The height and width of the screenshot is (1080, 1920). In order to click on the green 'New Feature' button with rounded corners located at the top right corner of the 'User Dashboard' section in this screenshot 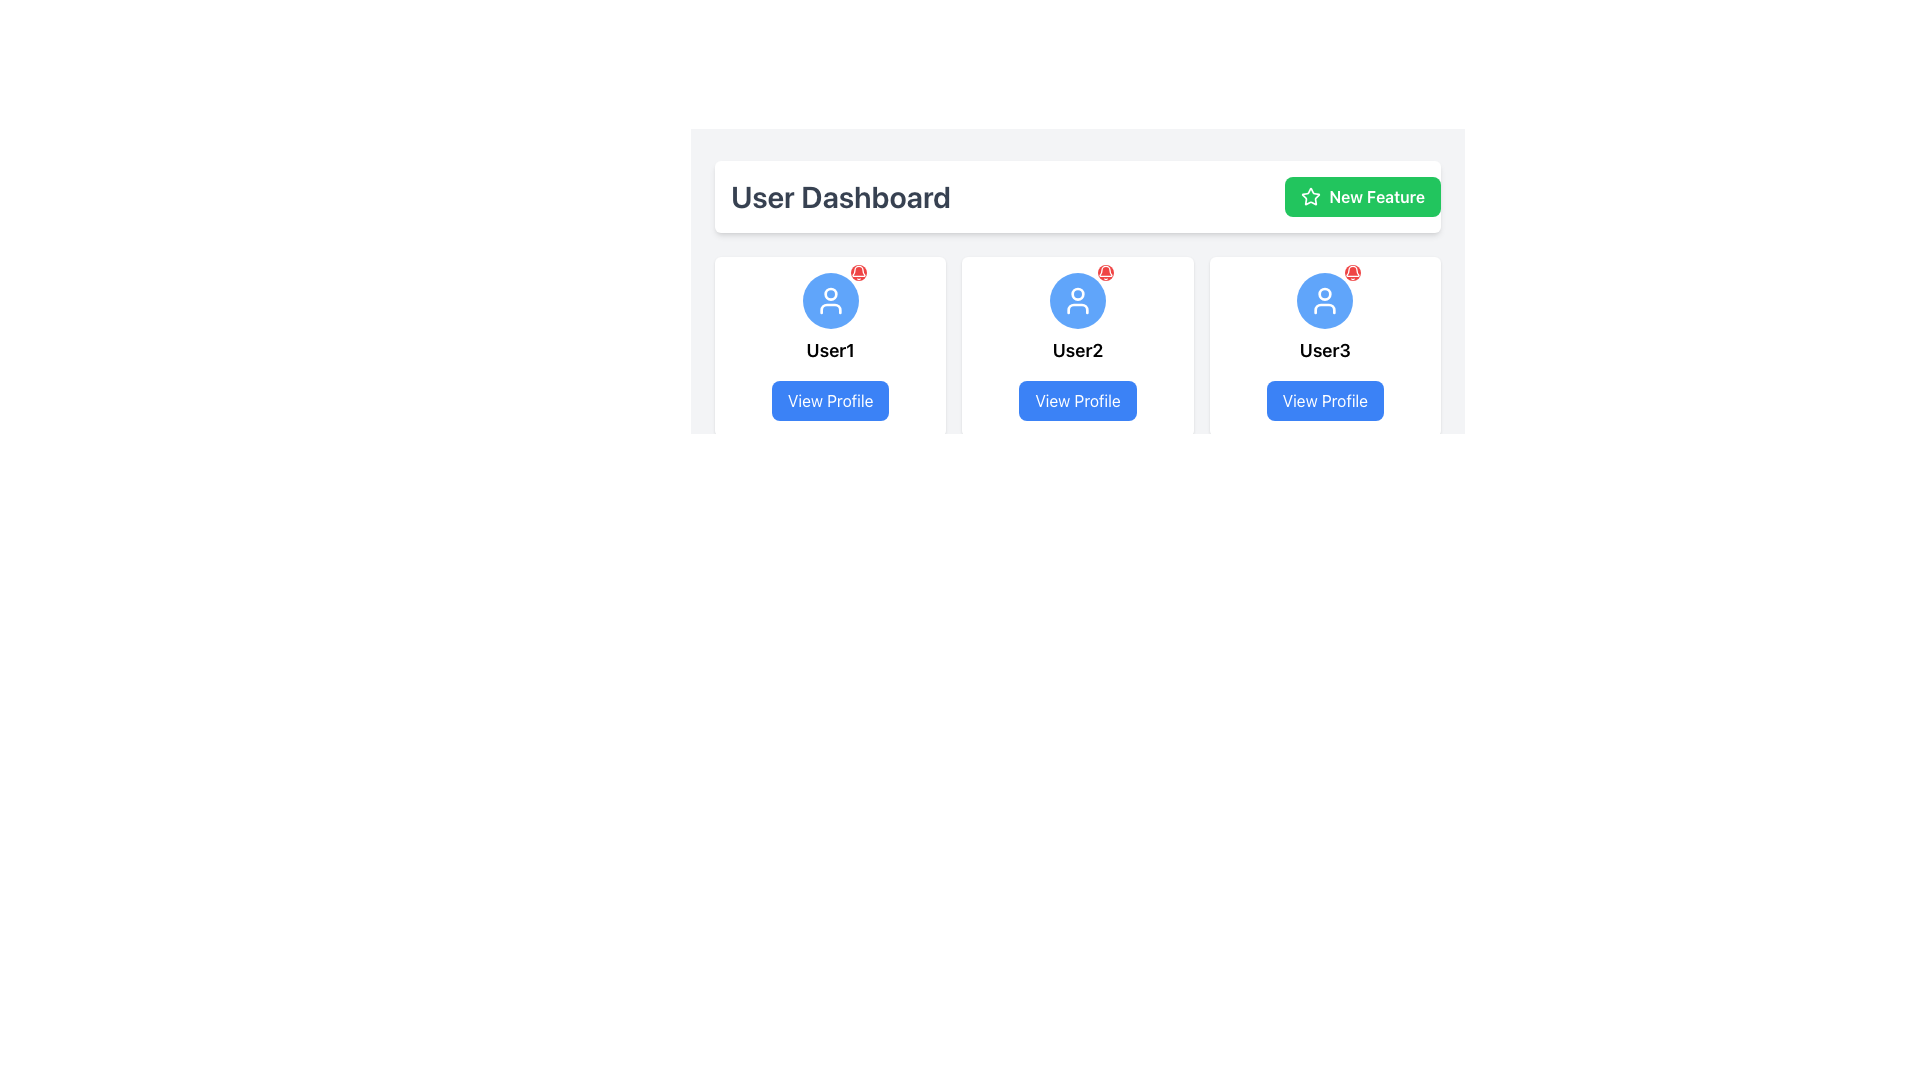, I will do `click(1362, 196)`.